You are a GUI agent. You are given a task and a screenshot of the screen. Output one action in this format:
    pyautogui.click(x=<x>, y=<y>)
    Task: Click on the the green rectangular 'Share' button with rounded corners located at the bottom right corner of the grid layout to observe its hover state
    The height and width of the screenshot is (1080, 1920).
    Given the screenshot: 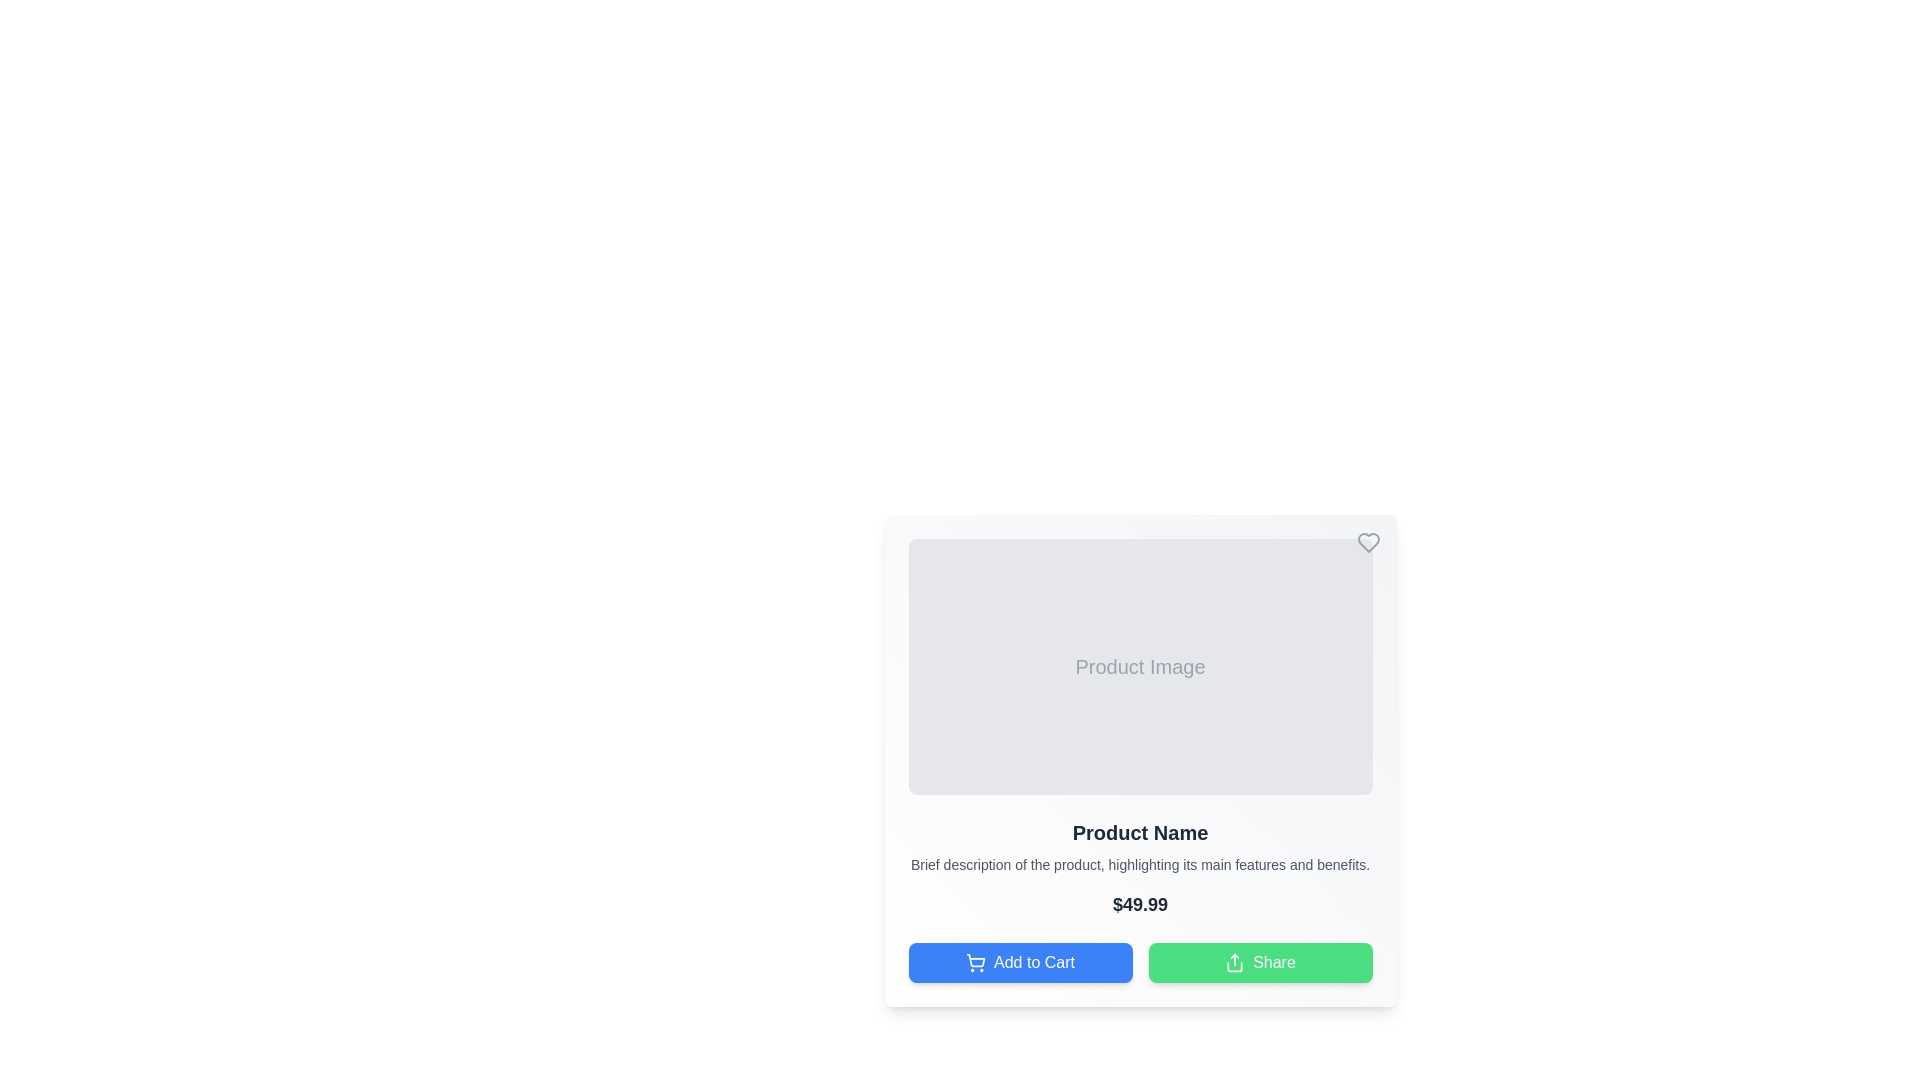 What is the action you would take?
    pyautogui.click(x=1259, y=962)
    